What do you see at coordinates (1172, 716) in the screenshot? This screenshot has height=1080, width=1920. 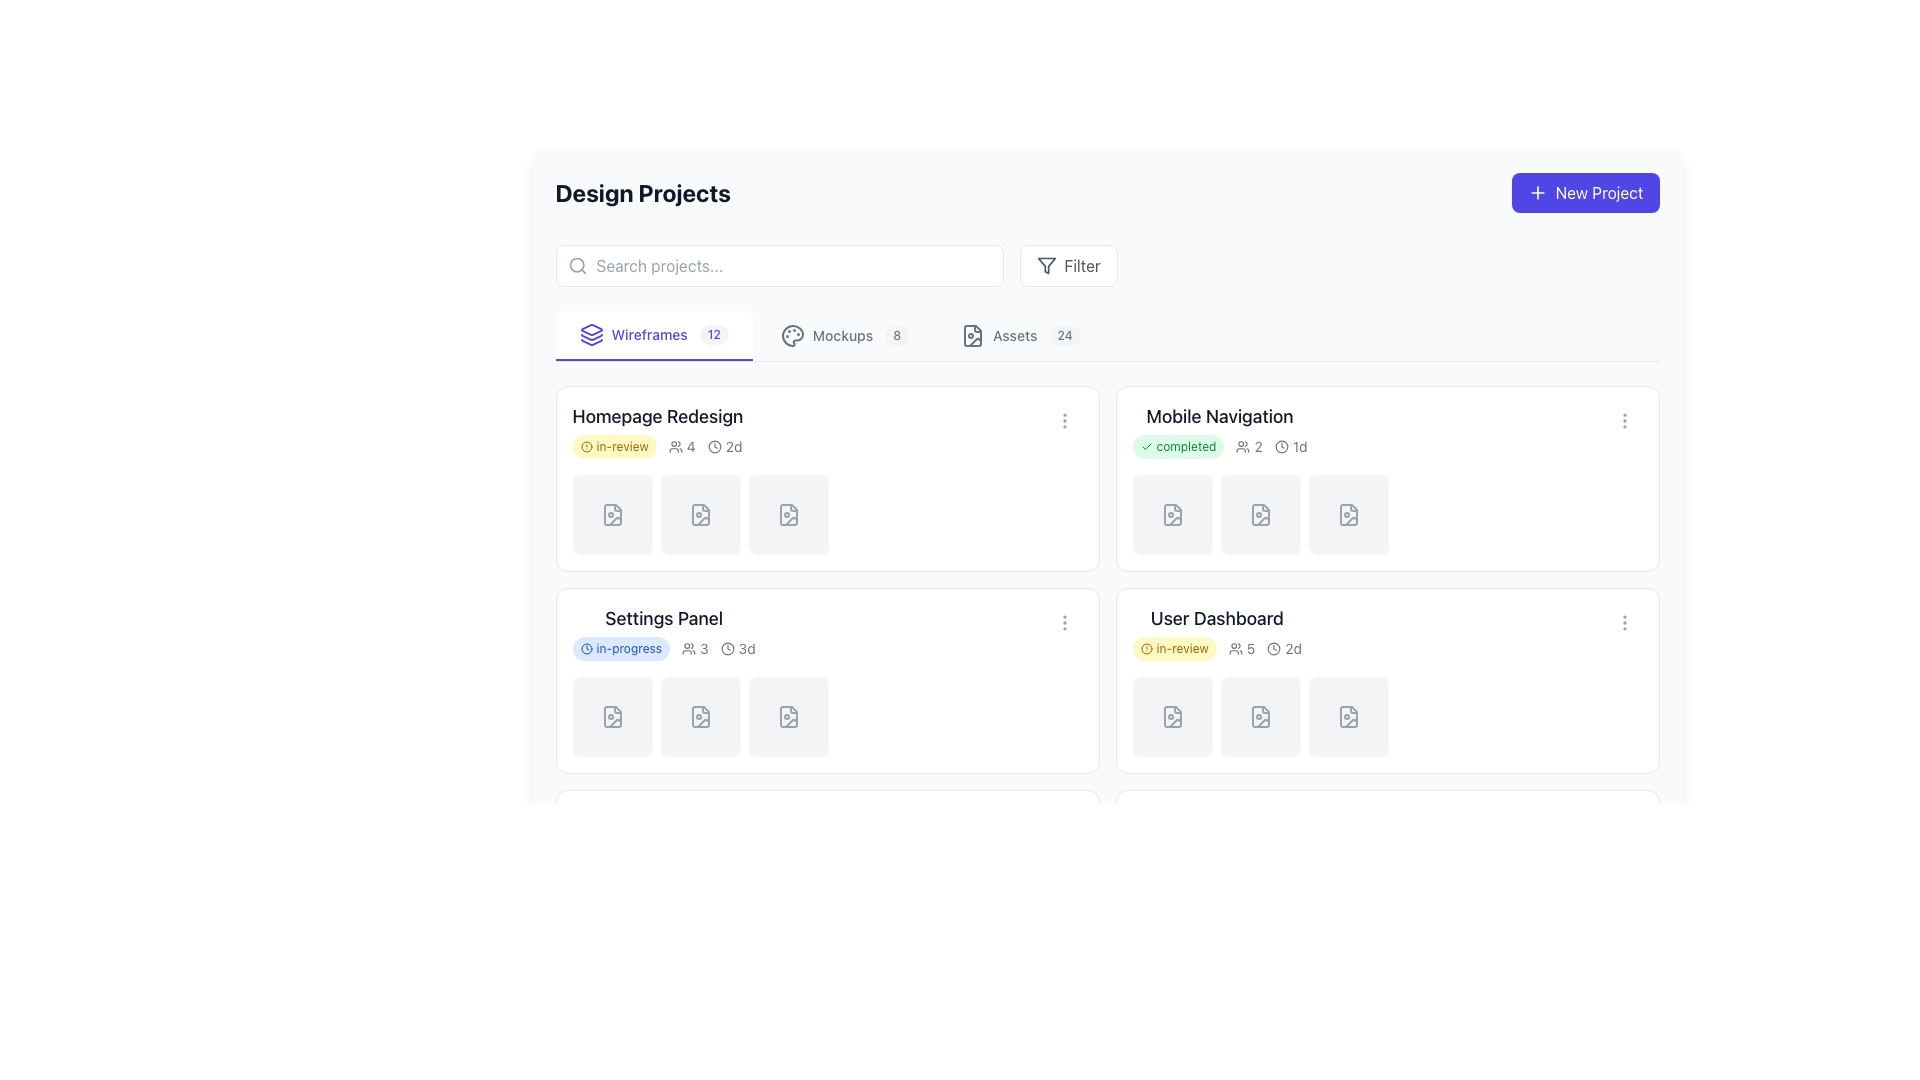 I see `the first icon or placeholder for a document or file in the 'User Dashboard' section, which is positioned in a horizontal sequence of three similar elements` at bounding box center [1172, 716].